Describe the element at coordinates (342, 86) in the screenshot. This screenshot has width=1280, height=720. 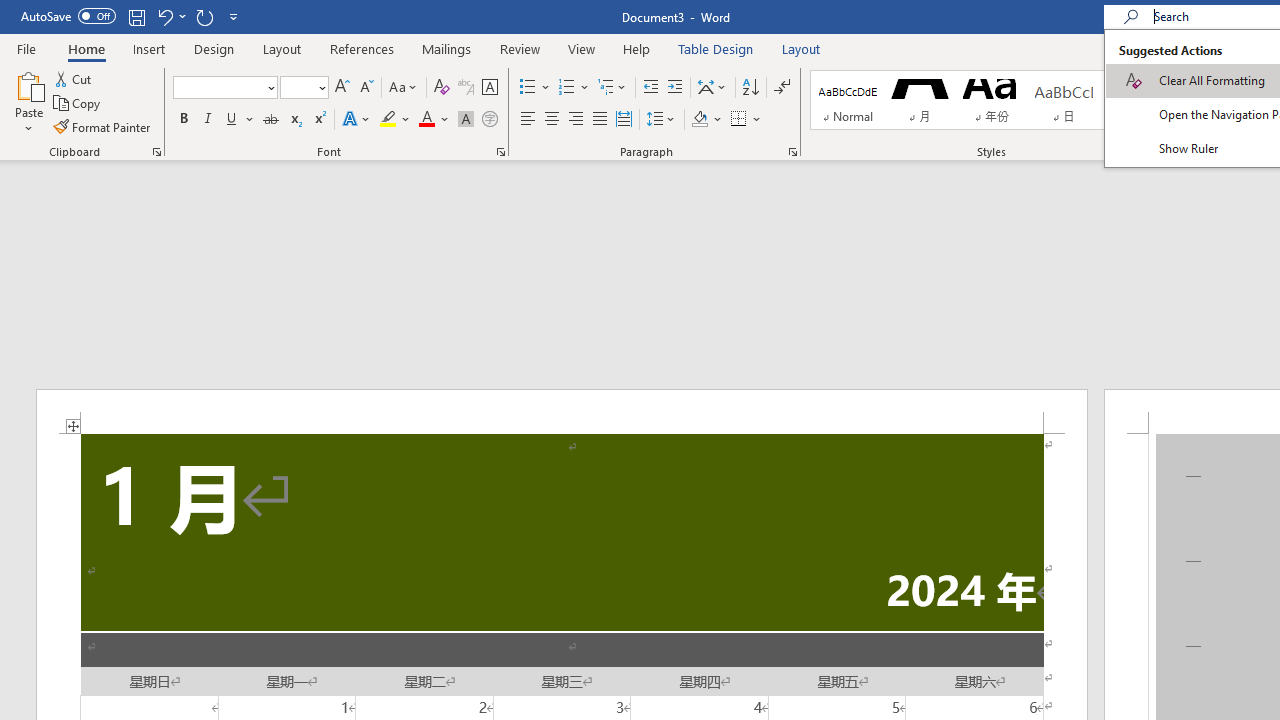
I see `'Grow Font'` at that location.